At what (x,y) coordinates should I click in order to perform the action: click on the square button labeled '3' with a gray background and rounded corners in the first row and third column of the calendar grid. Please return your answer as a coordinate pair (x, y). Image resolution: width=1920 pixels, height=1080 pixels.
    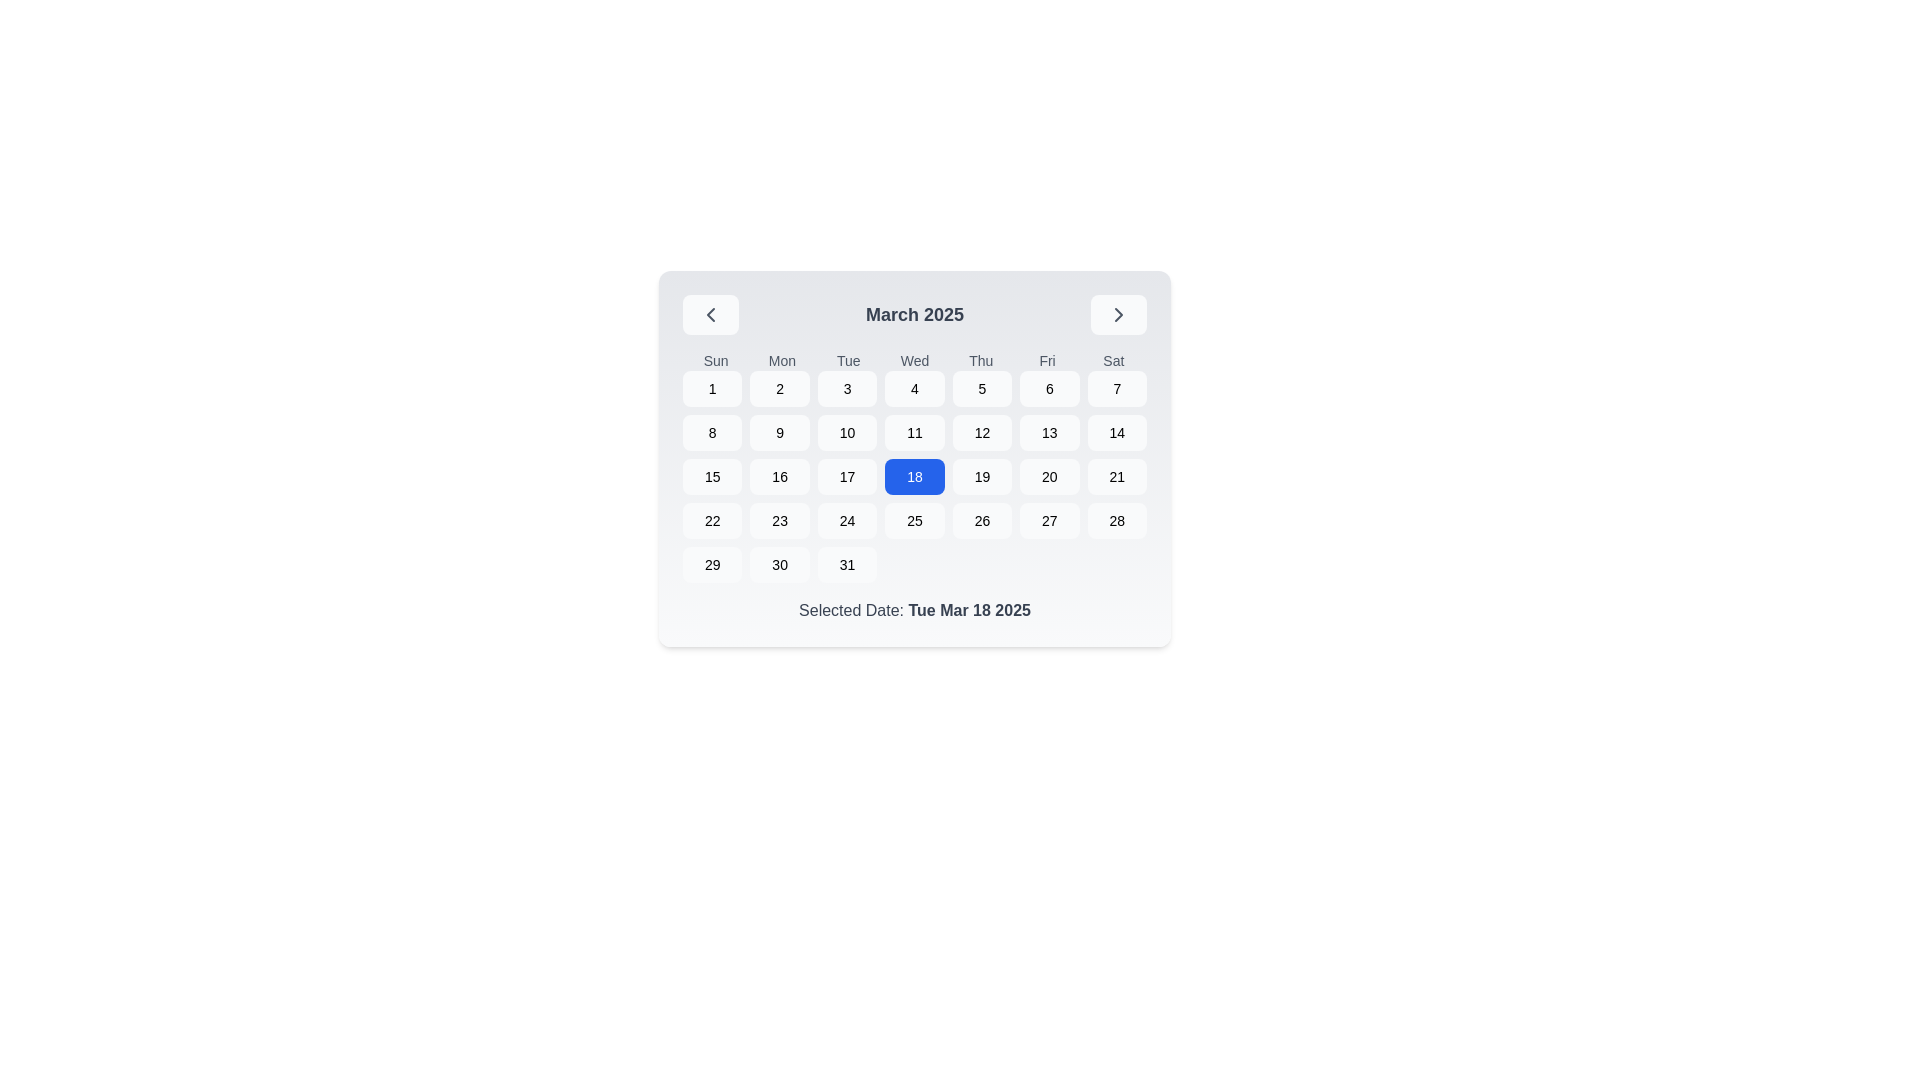
    Looking at the image, I should click on (847, 389).